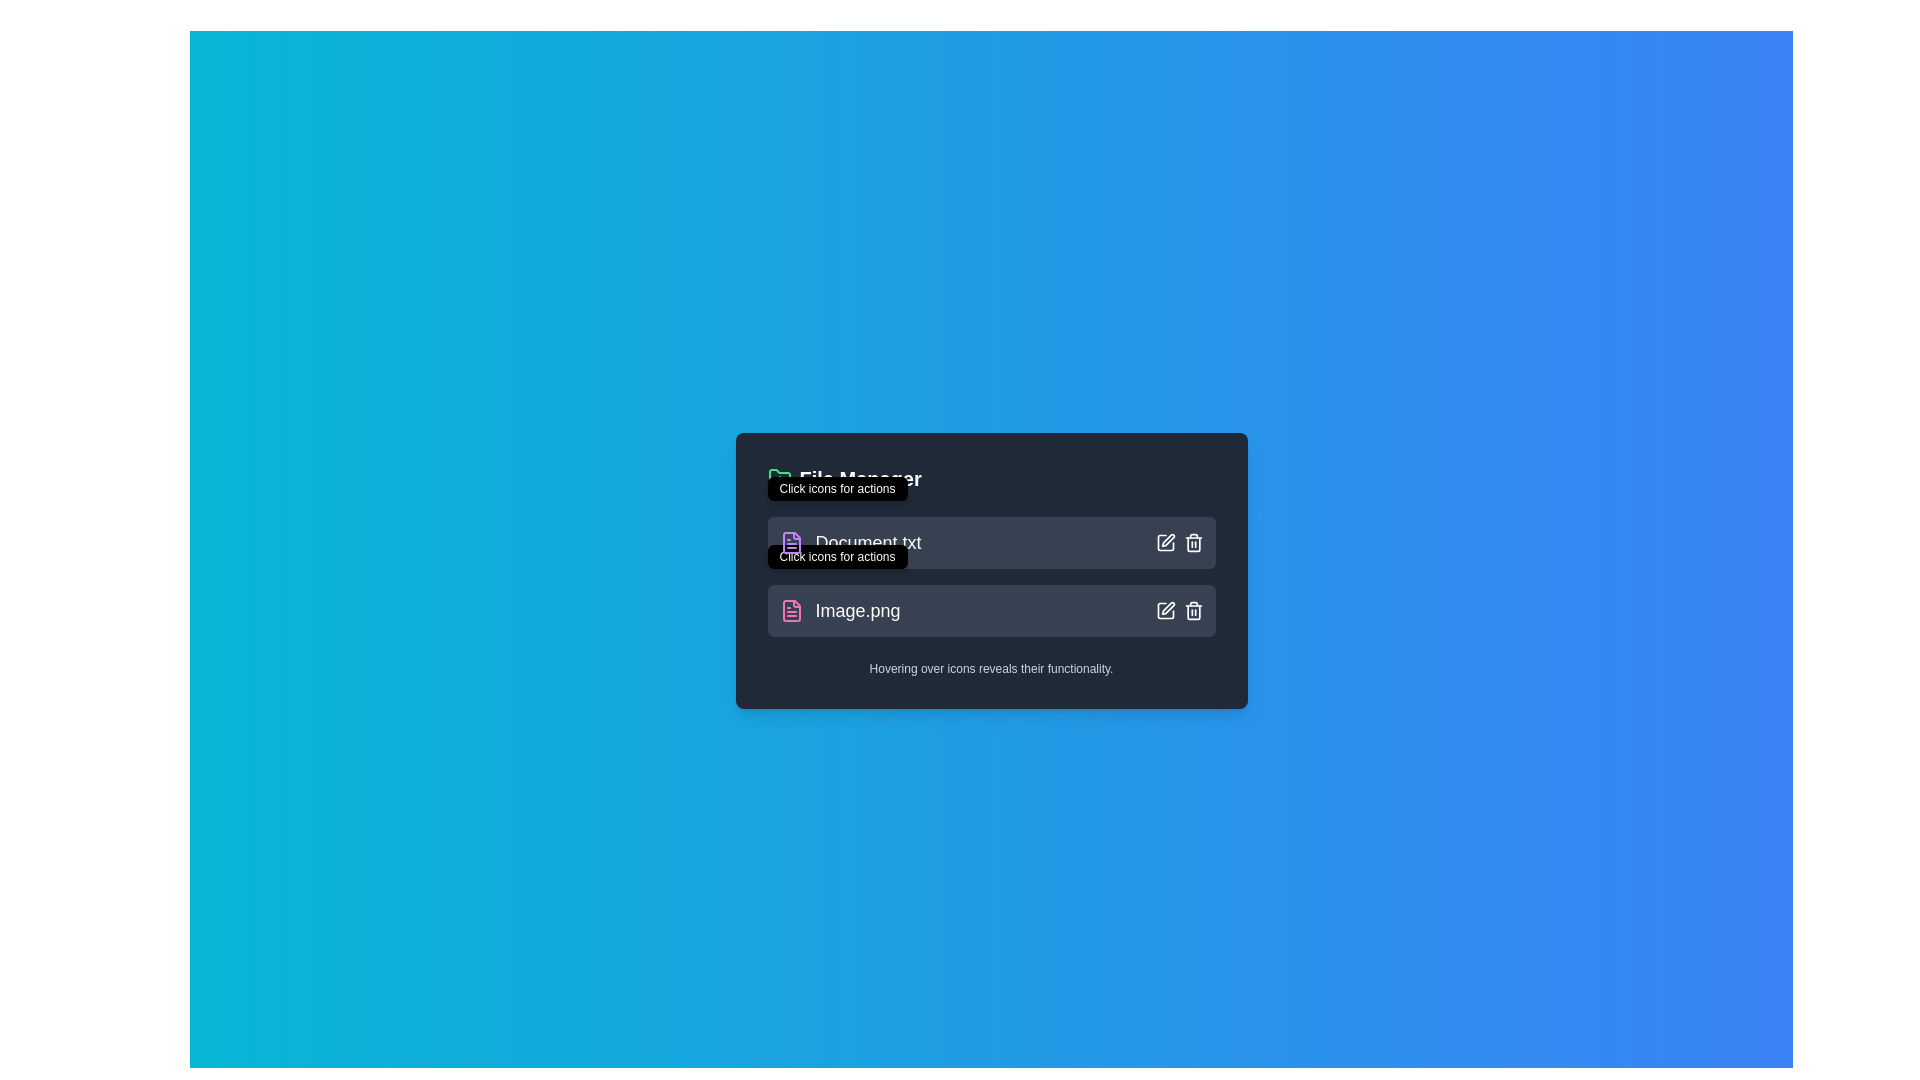  I want to click on text from the TextLabel that displays 'Image.png', which is positioned on the left side of the second row inside the file entry box, so click(858, 609).